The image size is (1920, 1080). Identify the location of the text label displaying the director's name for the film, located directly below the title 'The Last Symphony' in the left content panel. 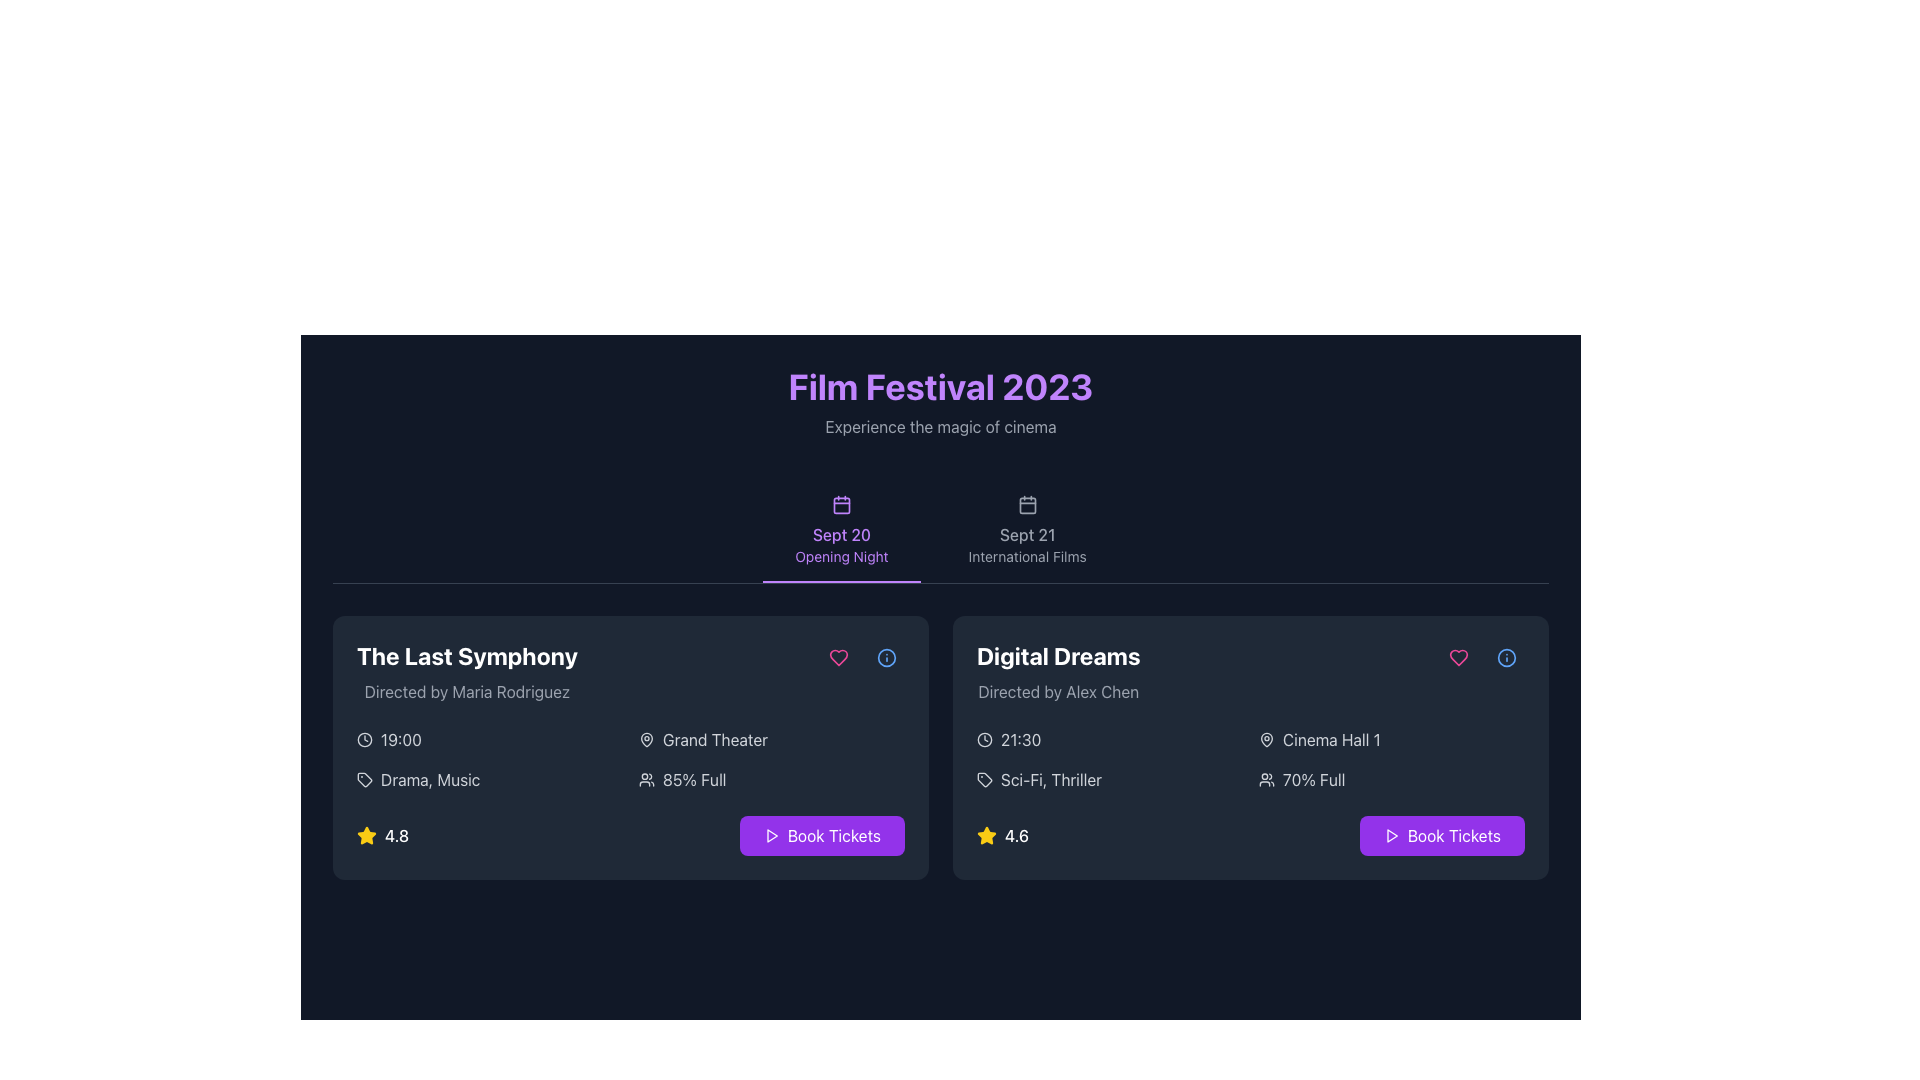
(466, 690).